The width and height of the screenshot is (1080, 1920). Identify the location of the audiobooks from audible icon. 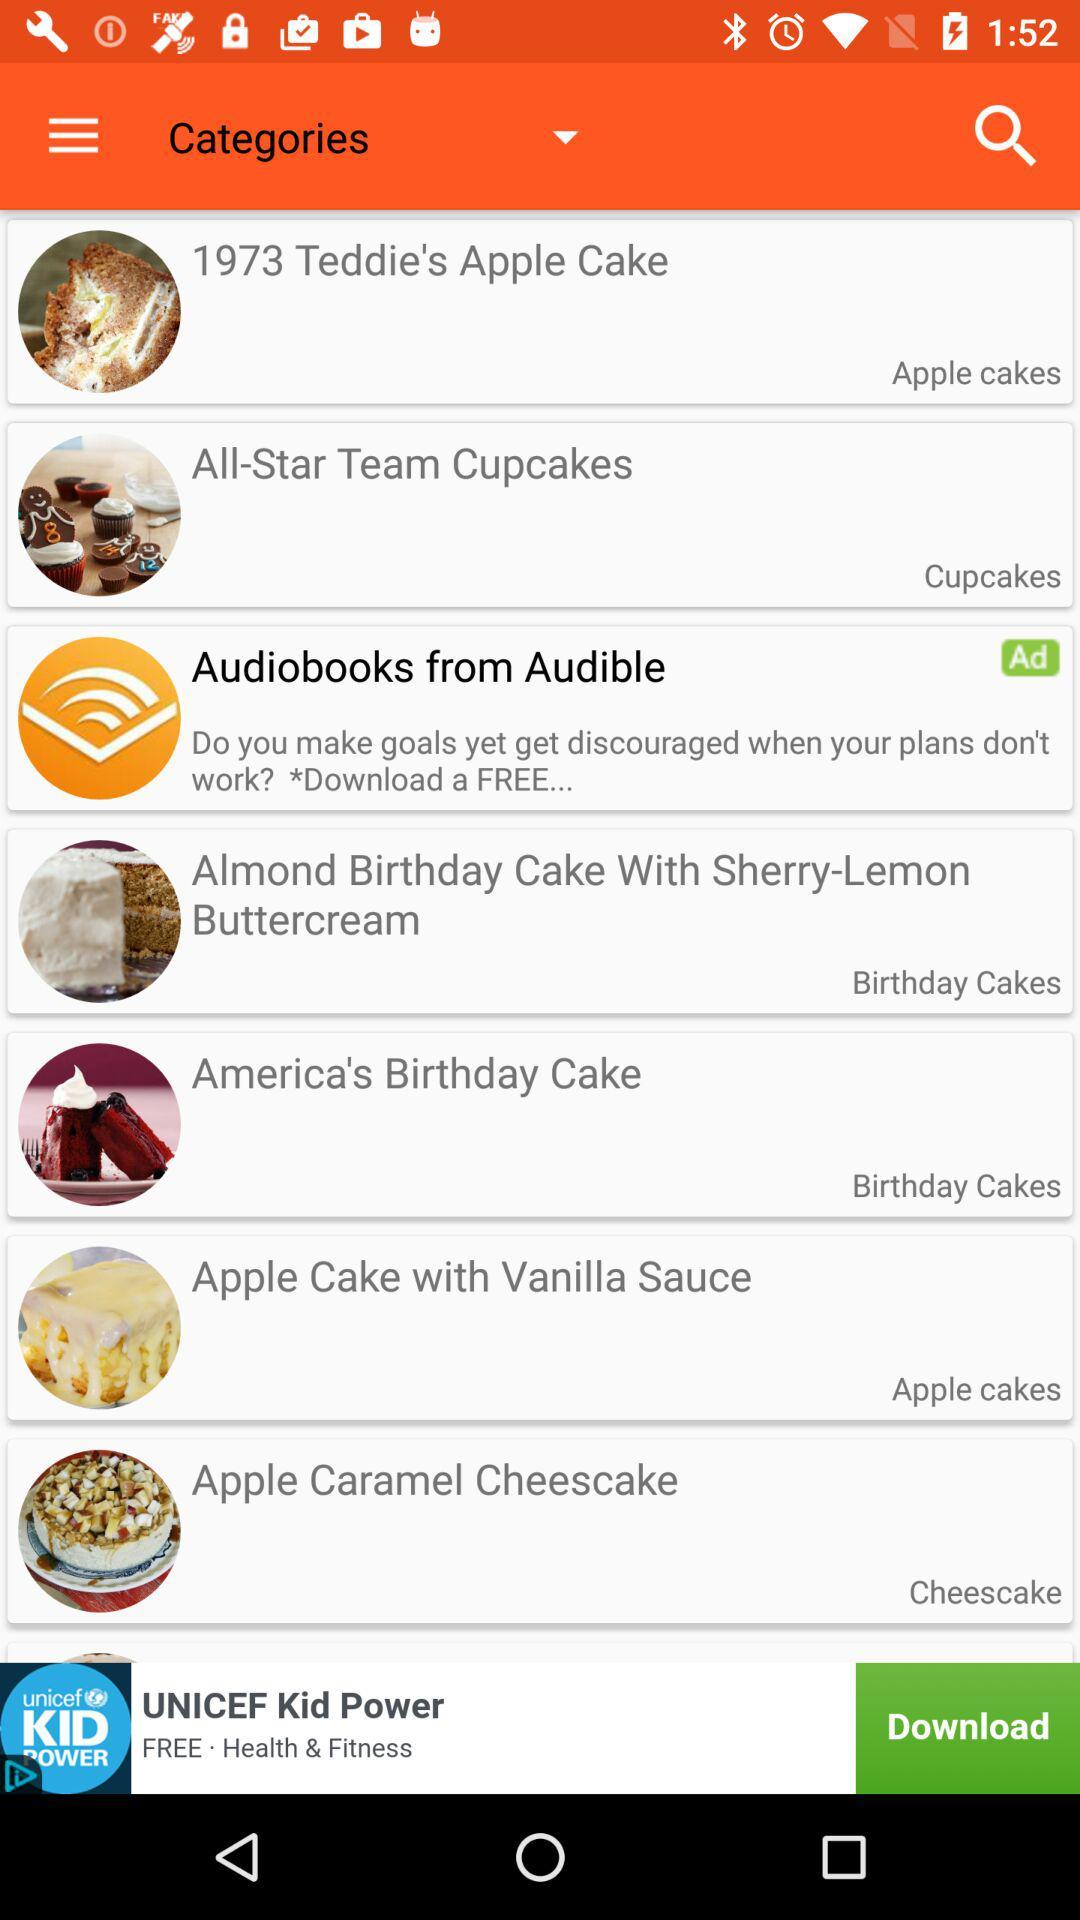
(594, 665).